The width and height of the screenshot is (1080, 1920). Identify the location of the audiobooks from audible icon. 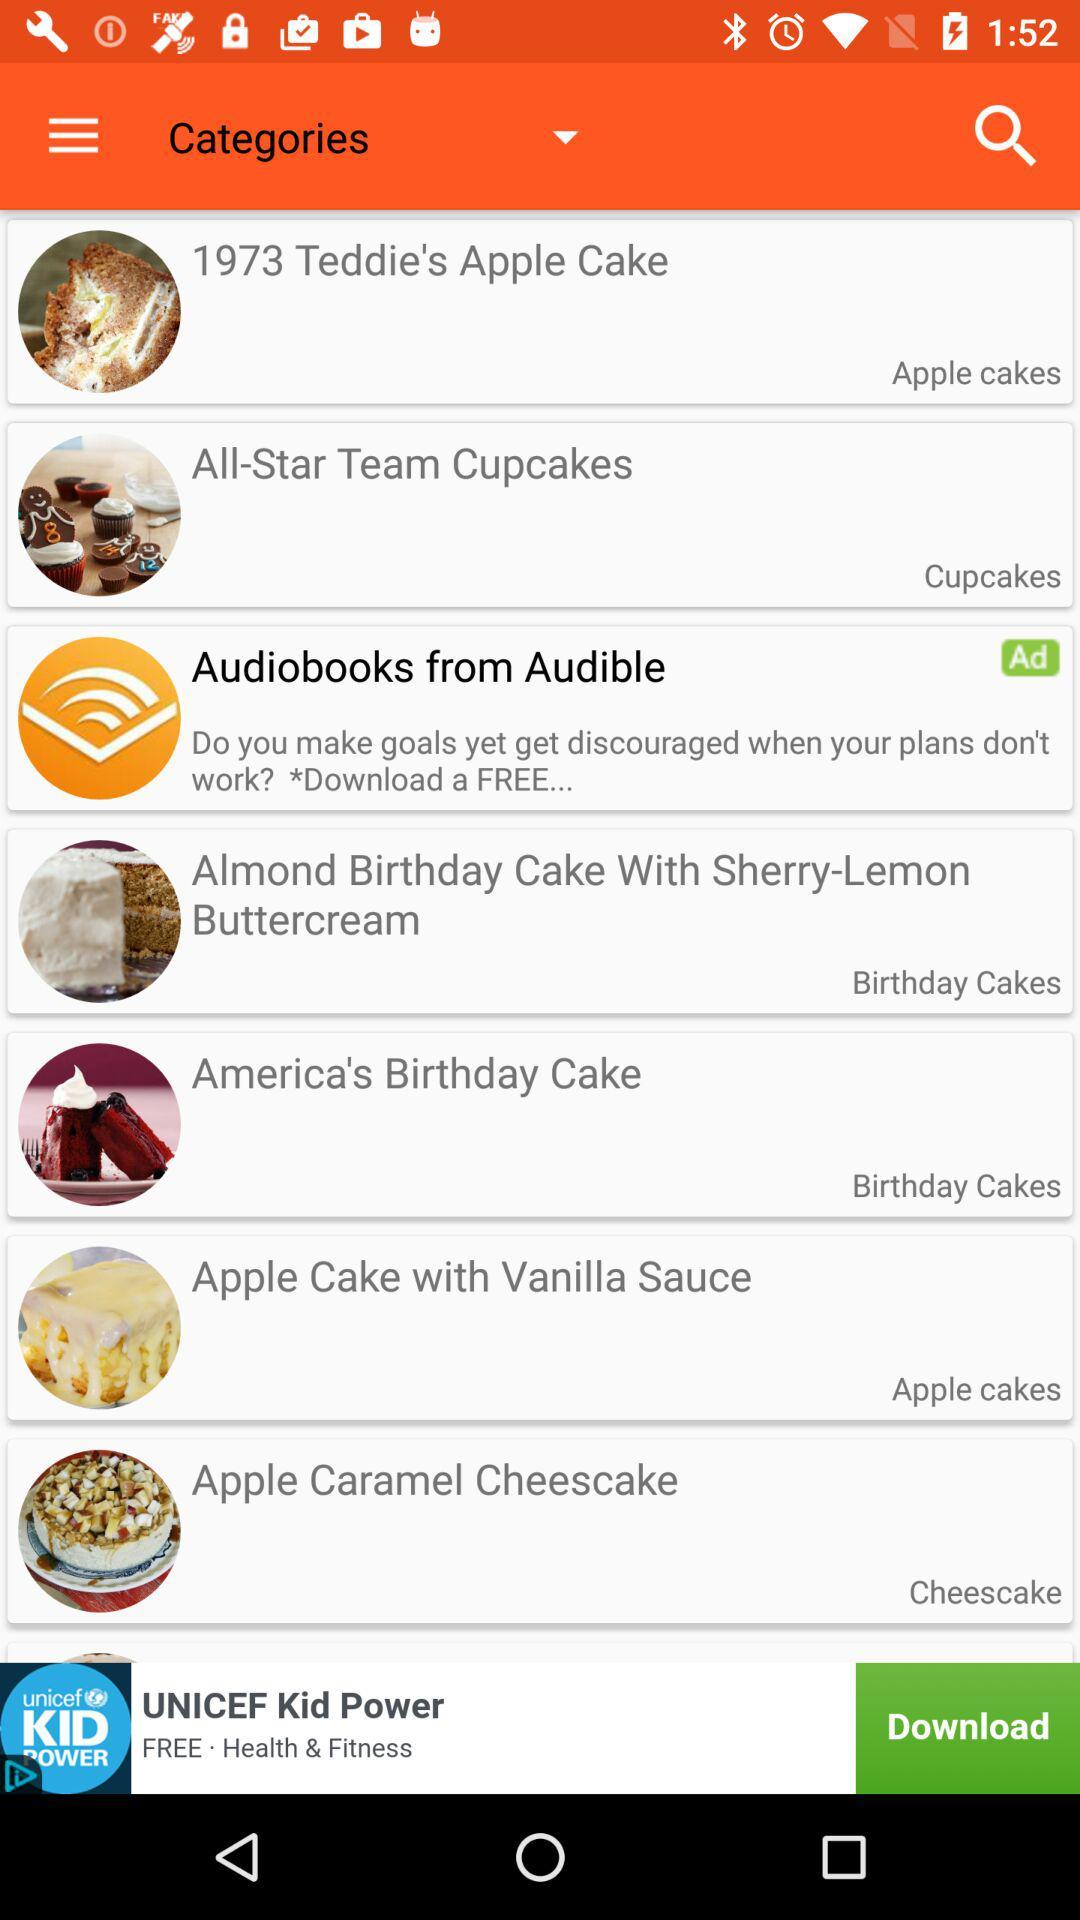
(594, 665).